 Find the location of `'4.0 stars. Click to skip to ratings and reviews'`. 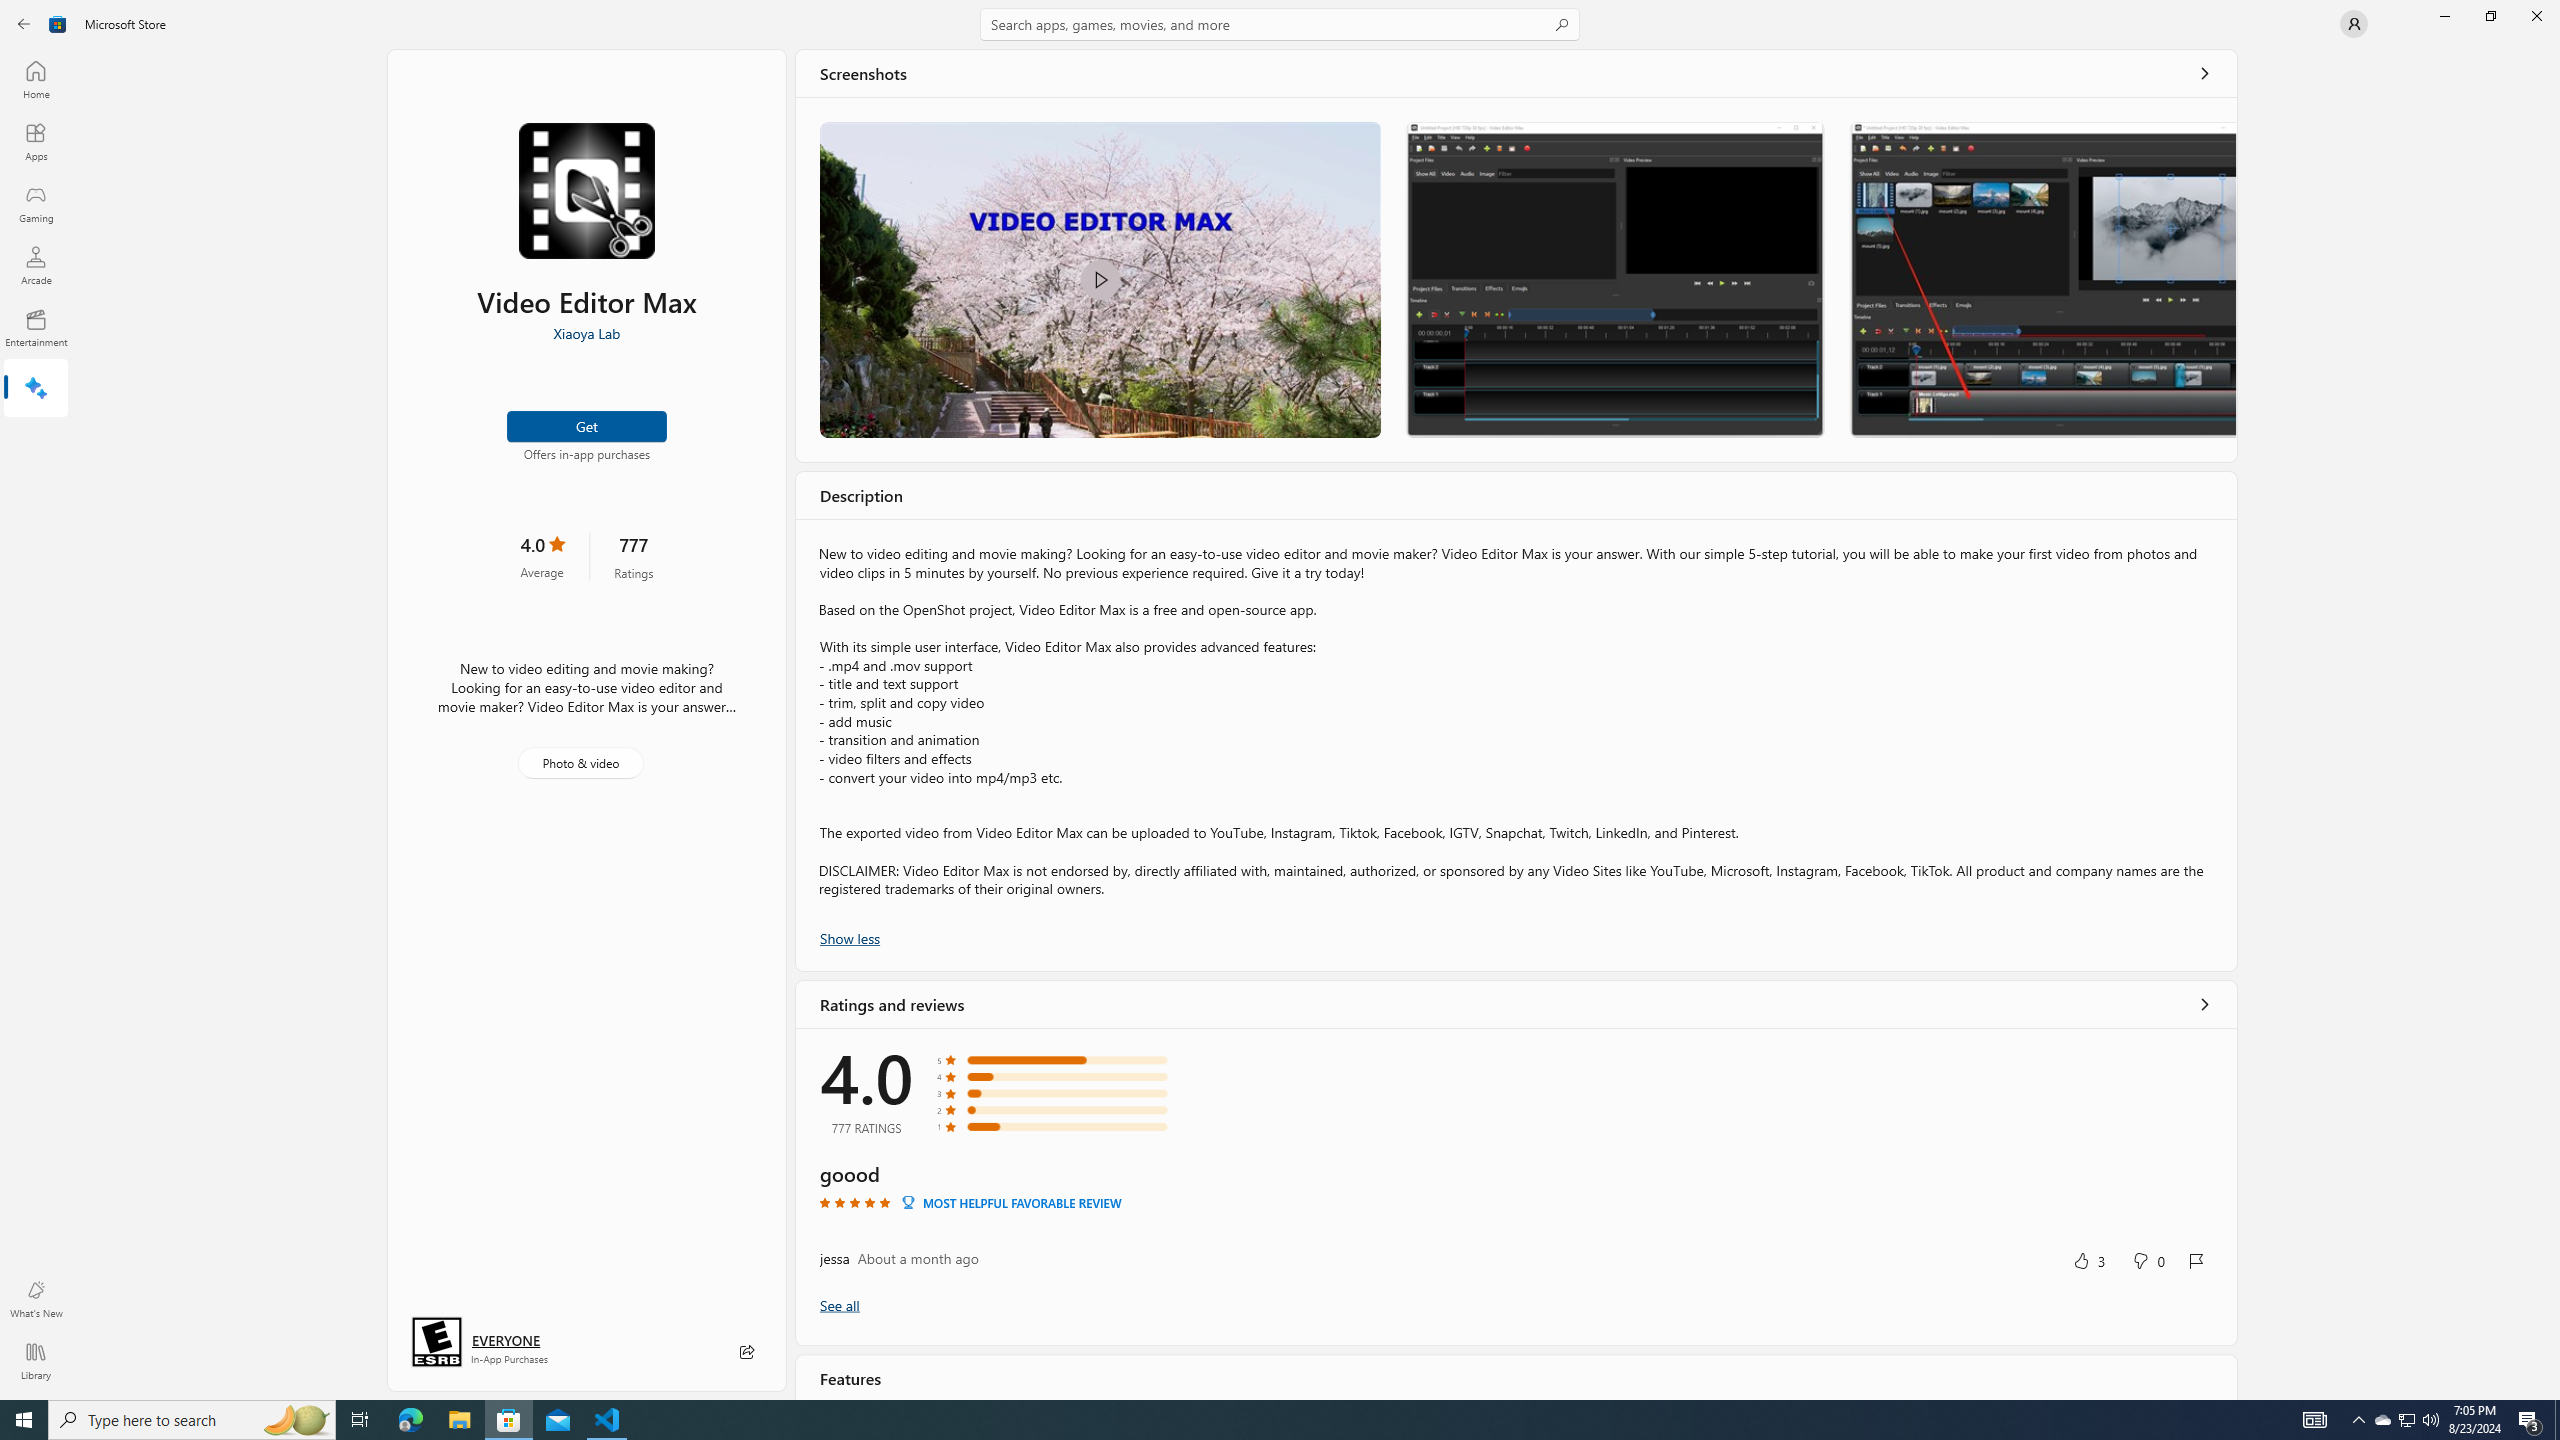

'4.0 stars. Click to skip to ratings and reviews' is located at coordinates (541, 555).